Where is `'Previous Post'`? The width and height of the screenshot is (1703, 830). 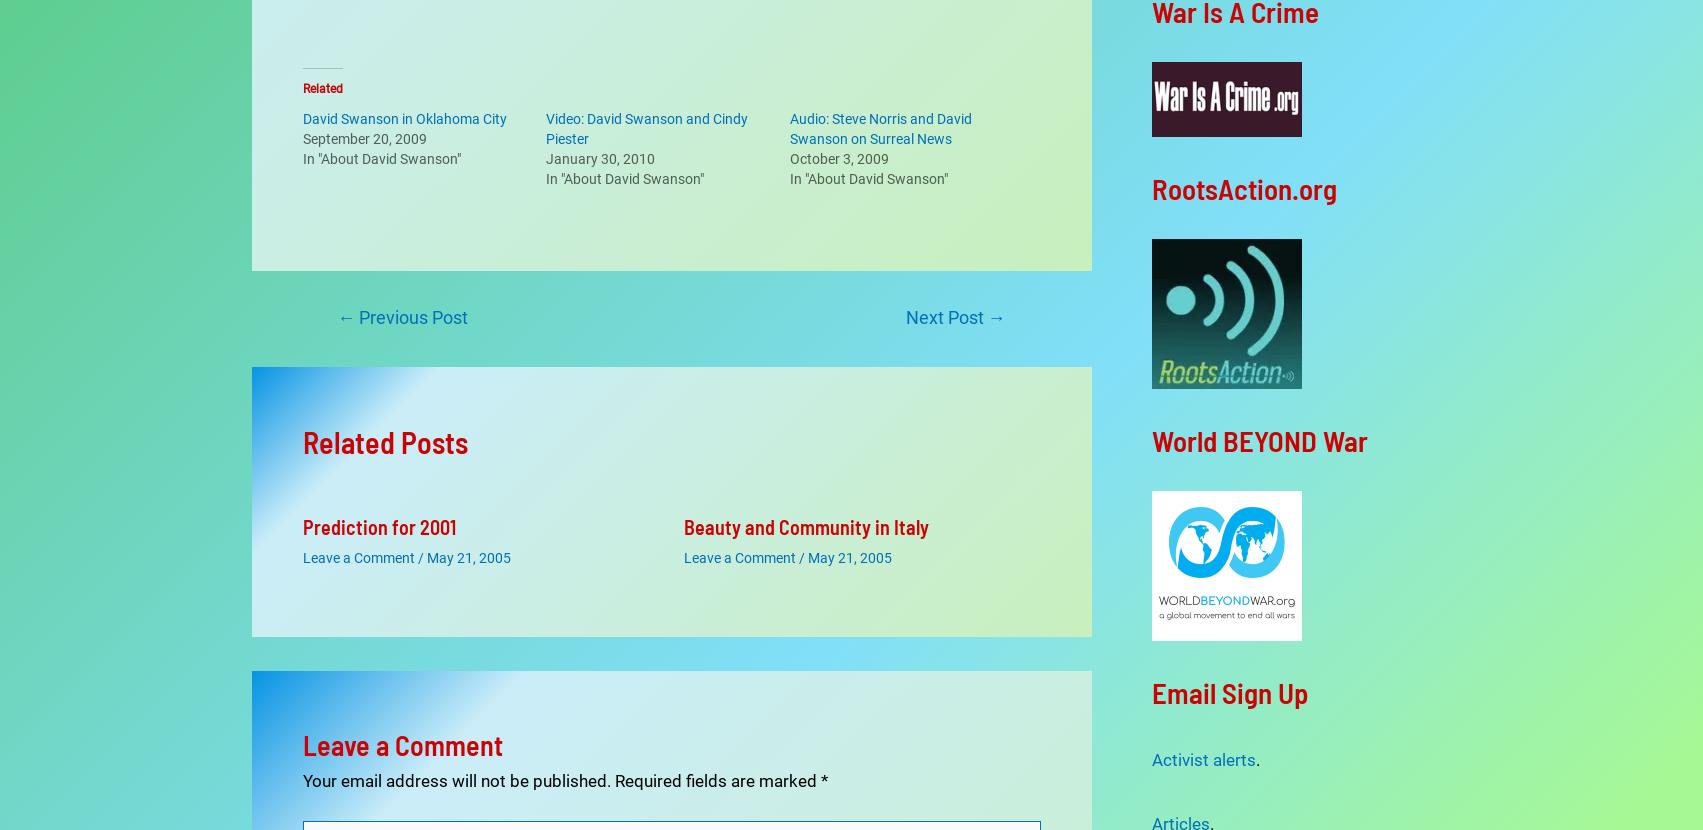
'Previous Post' is located at coordinates (411, 262).